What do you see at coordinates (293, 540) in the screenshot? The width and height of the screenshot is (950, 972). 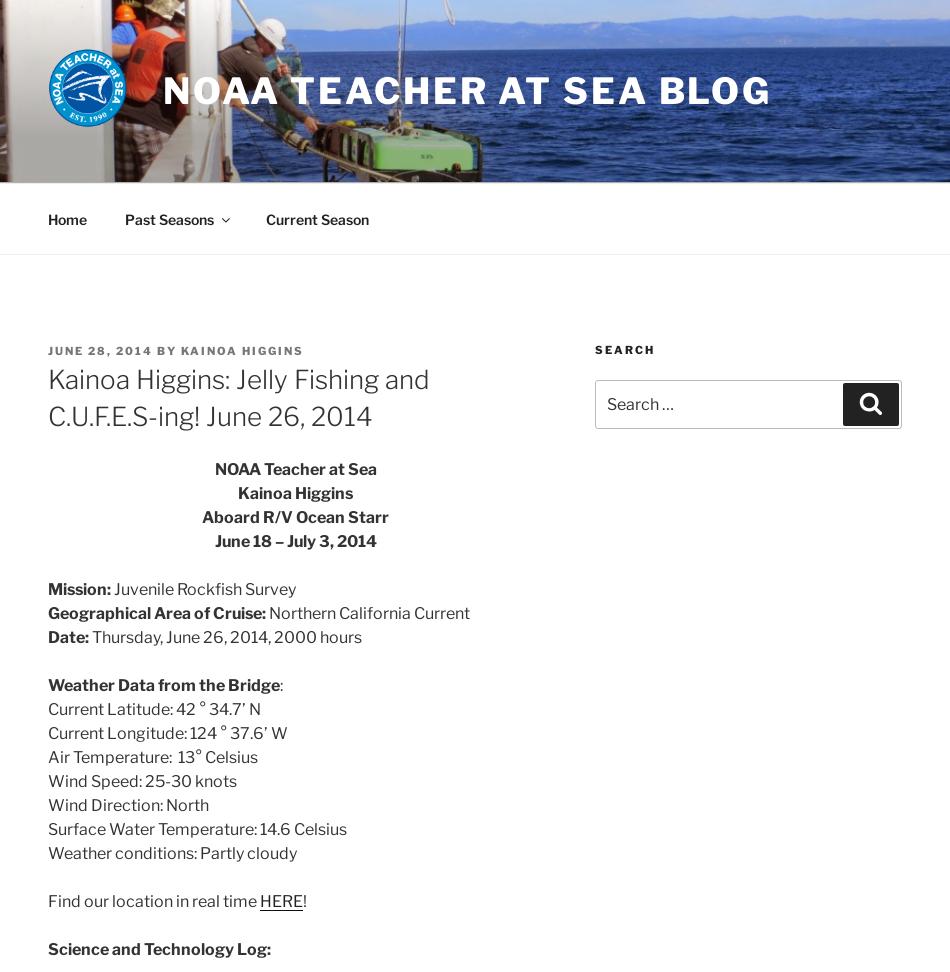 I see `'June 18 – July 3, 2014'` at bounding box center [293, 540].